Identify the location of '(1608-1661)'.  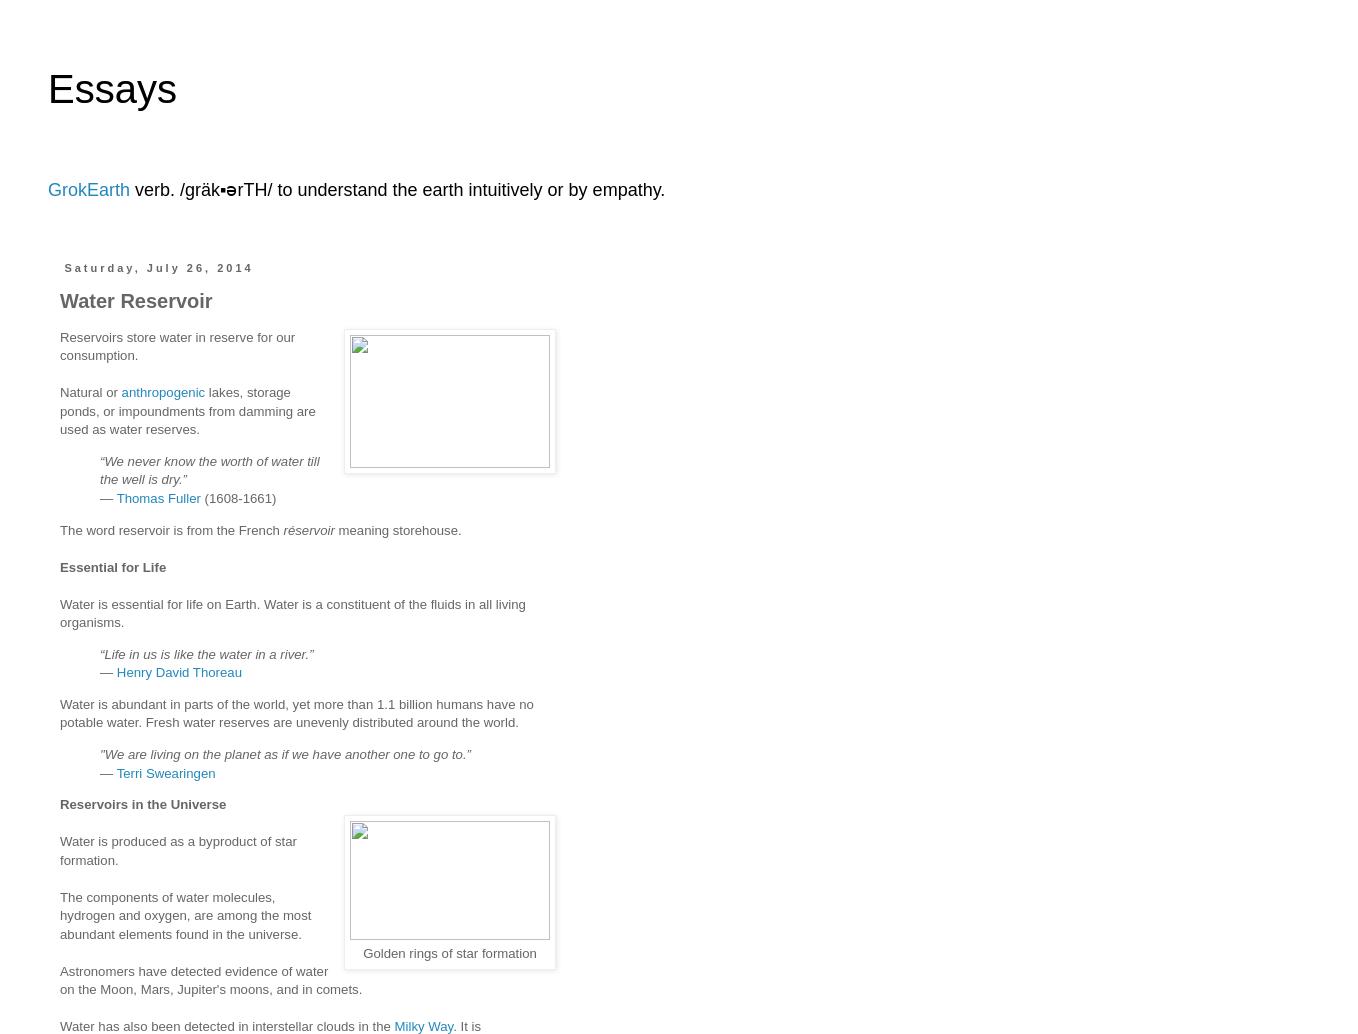
(199, 496).